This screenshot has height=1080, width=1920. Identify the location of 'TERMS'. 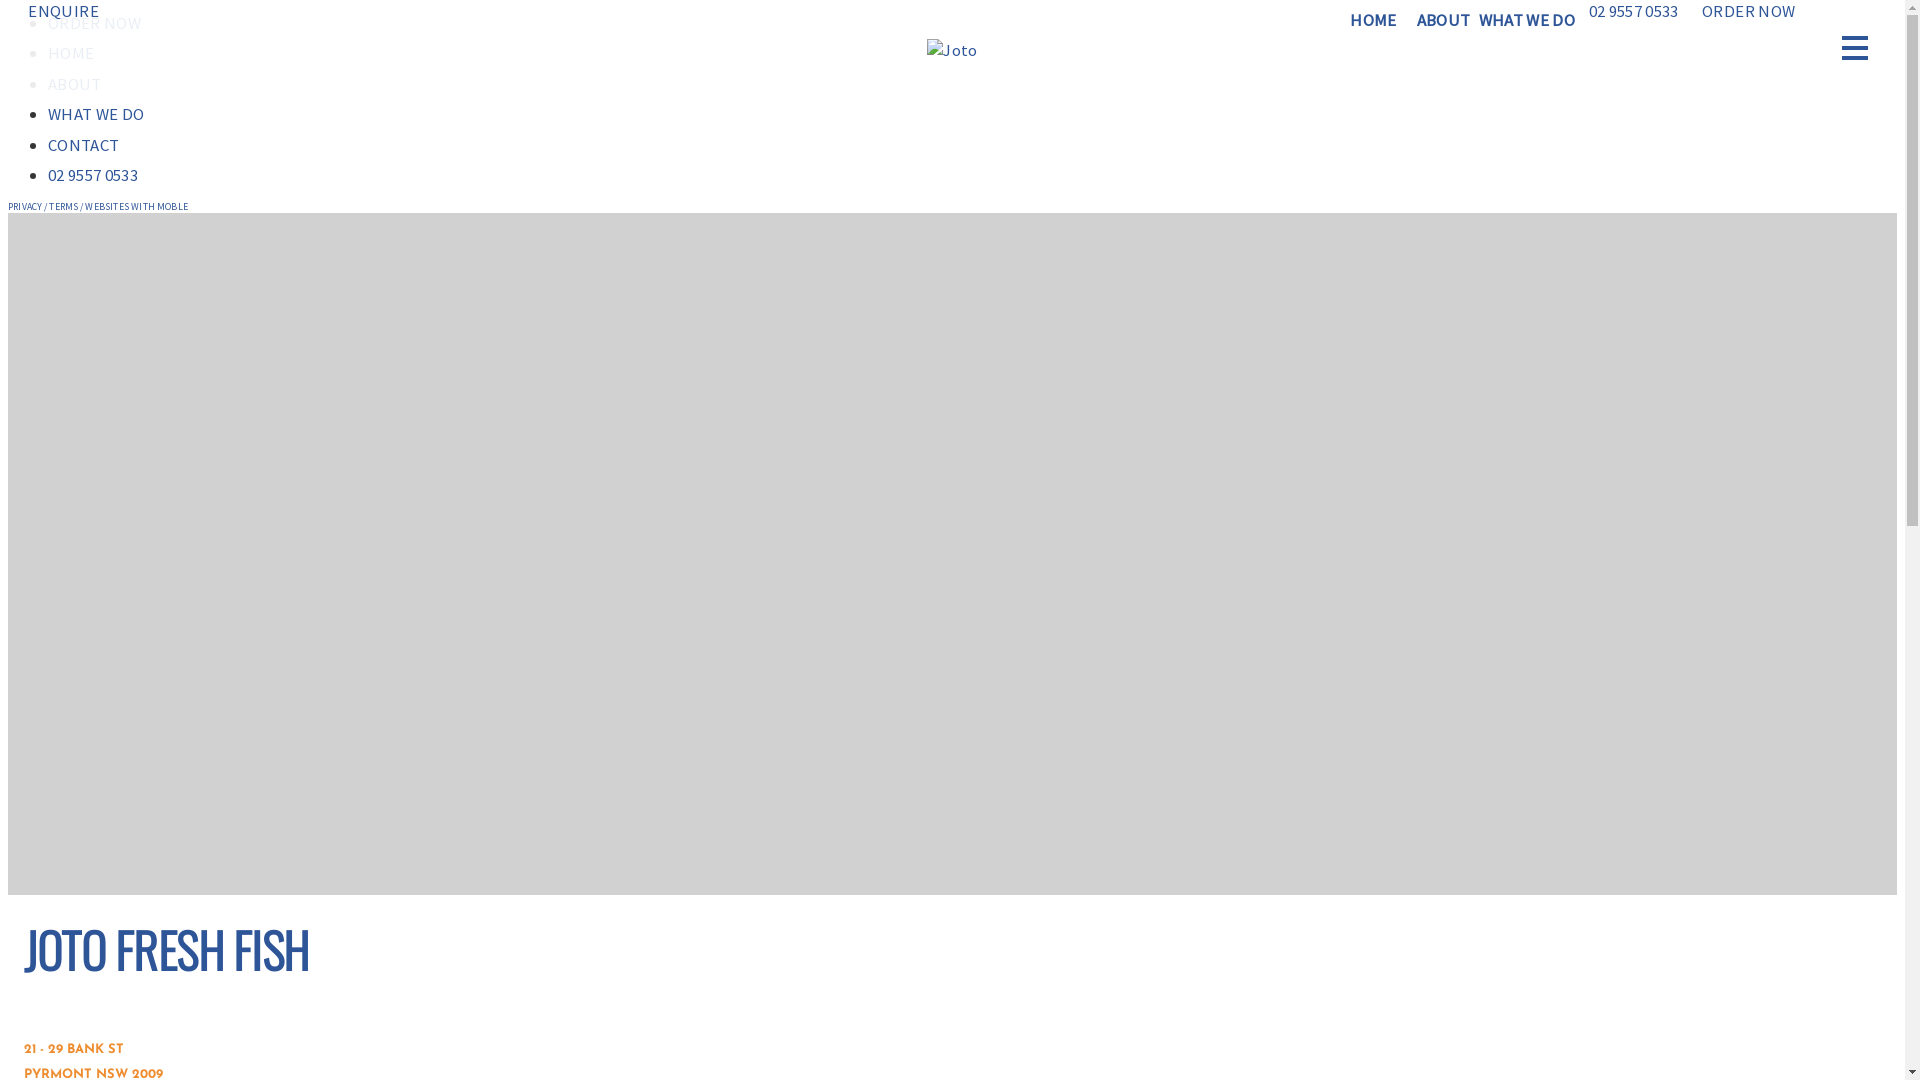
(63, 206).